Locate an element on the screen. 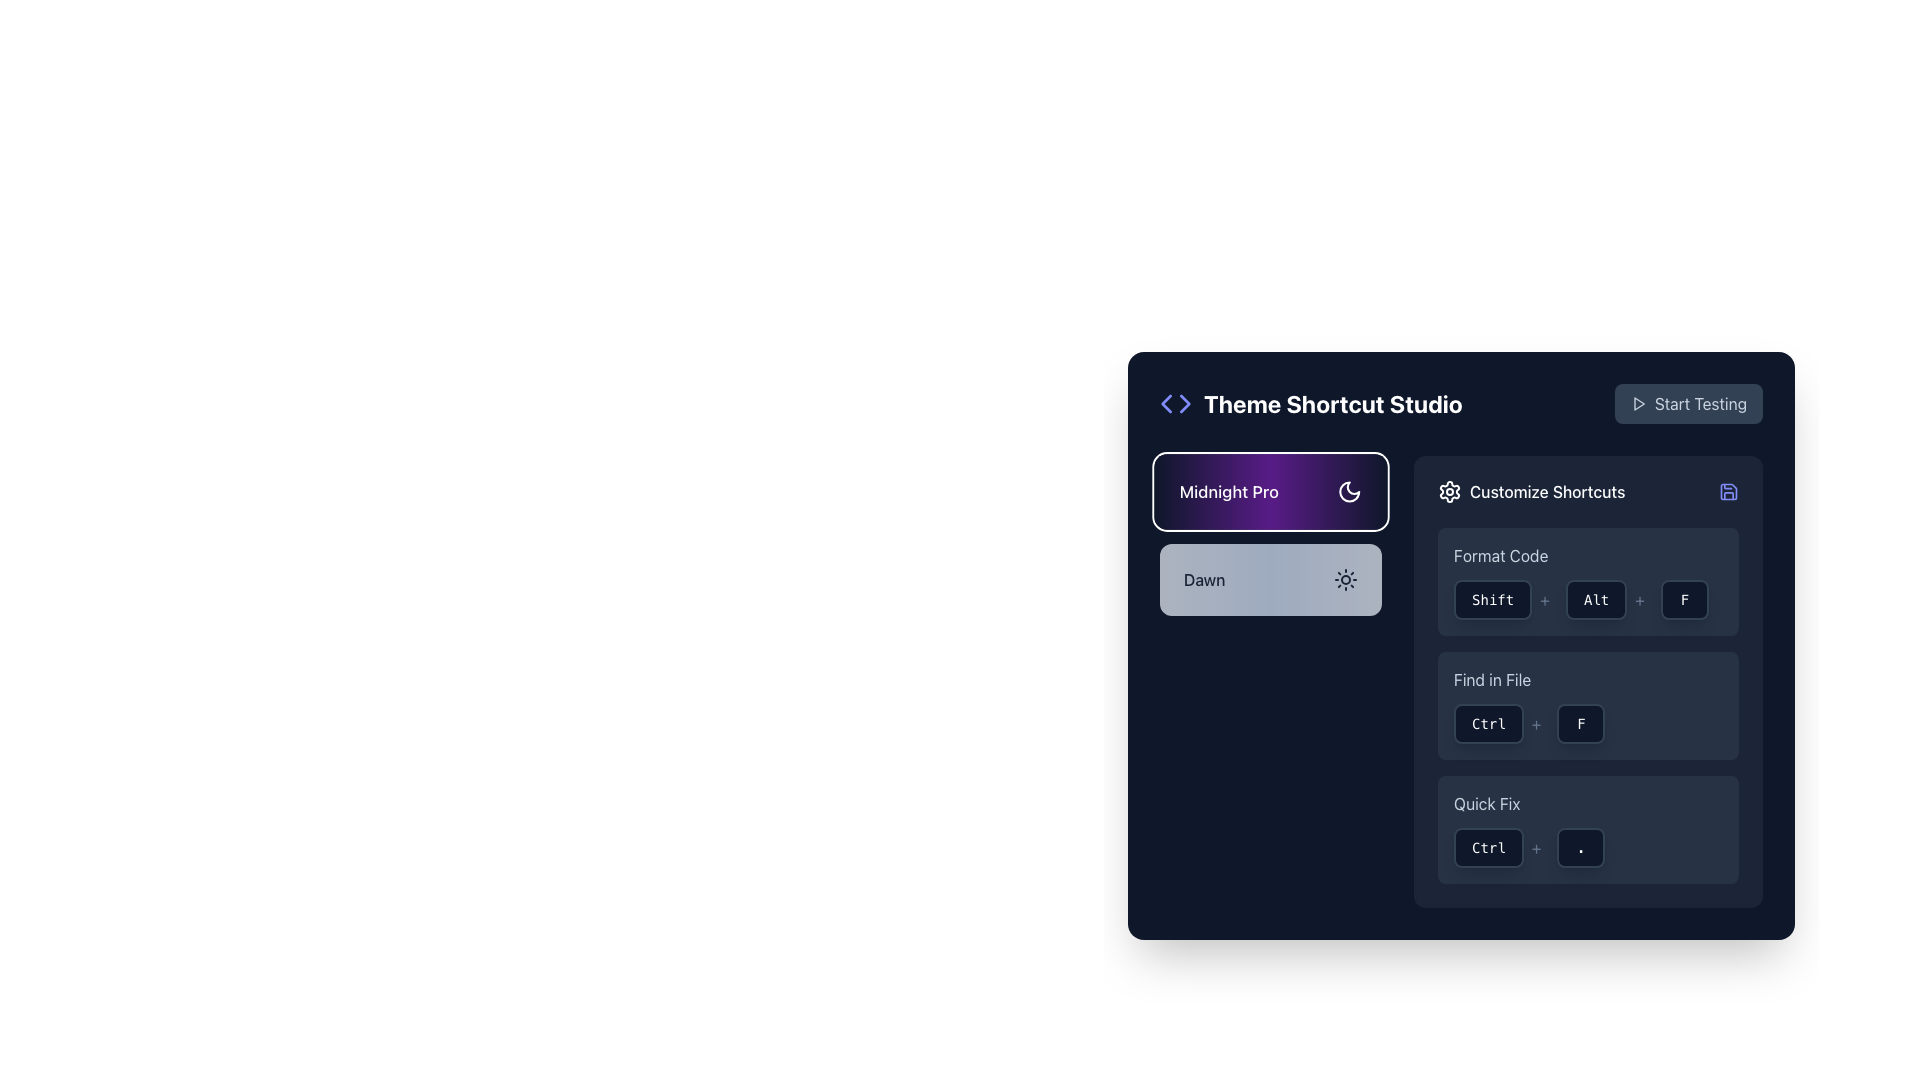 The width and height of the screenshot is (1920, 1080). 'Alt' key button in the 'Format Code' keyboard shortcut representation, which is the third button from the left in the sequence is located at coordinates (1587, 582).